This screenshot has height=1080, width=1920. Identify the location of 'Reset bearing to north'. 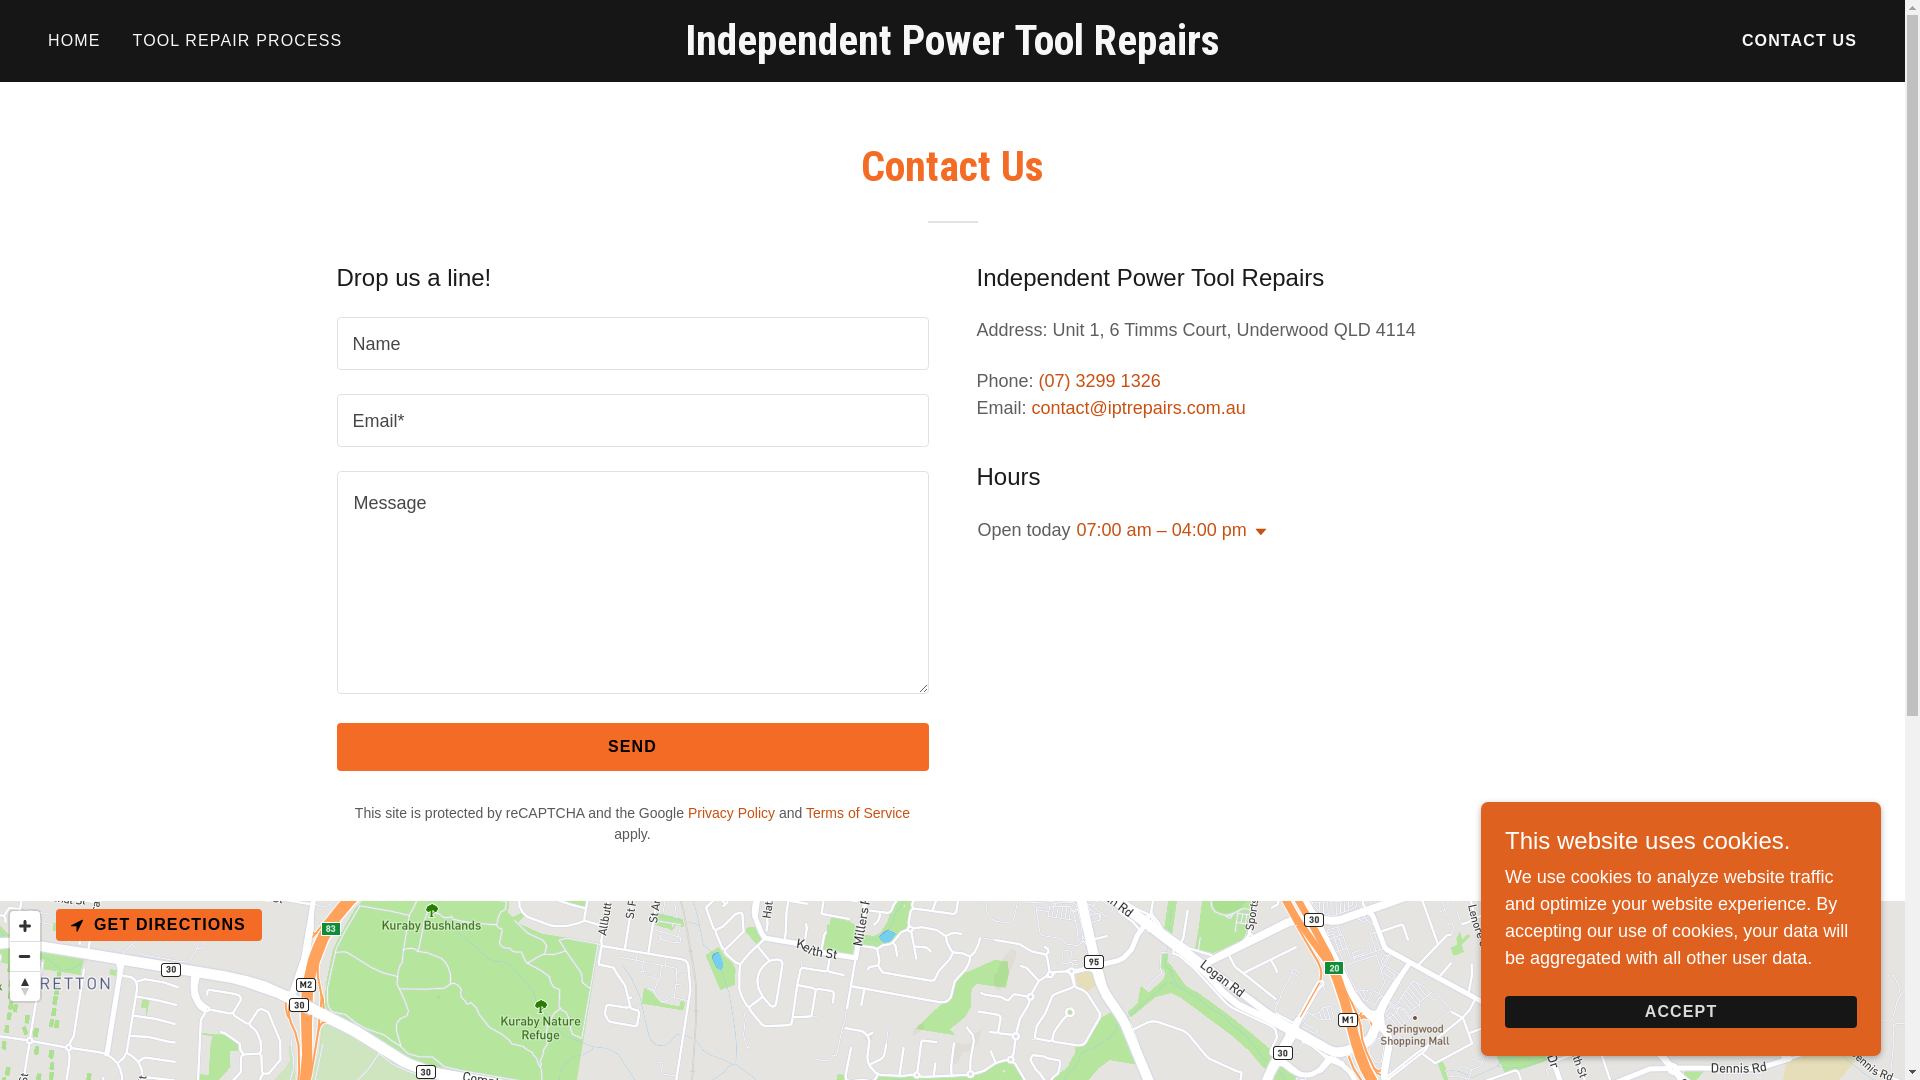
(24, 985).